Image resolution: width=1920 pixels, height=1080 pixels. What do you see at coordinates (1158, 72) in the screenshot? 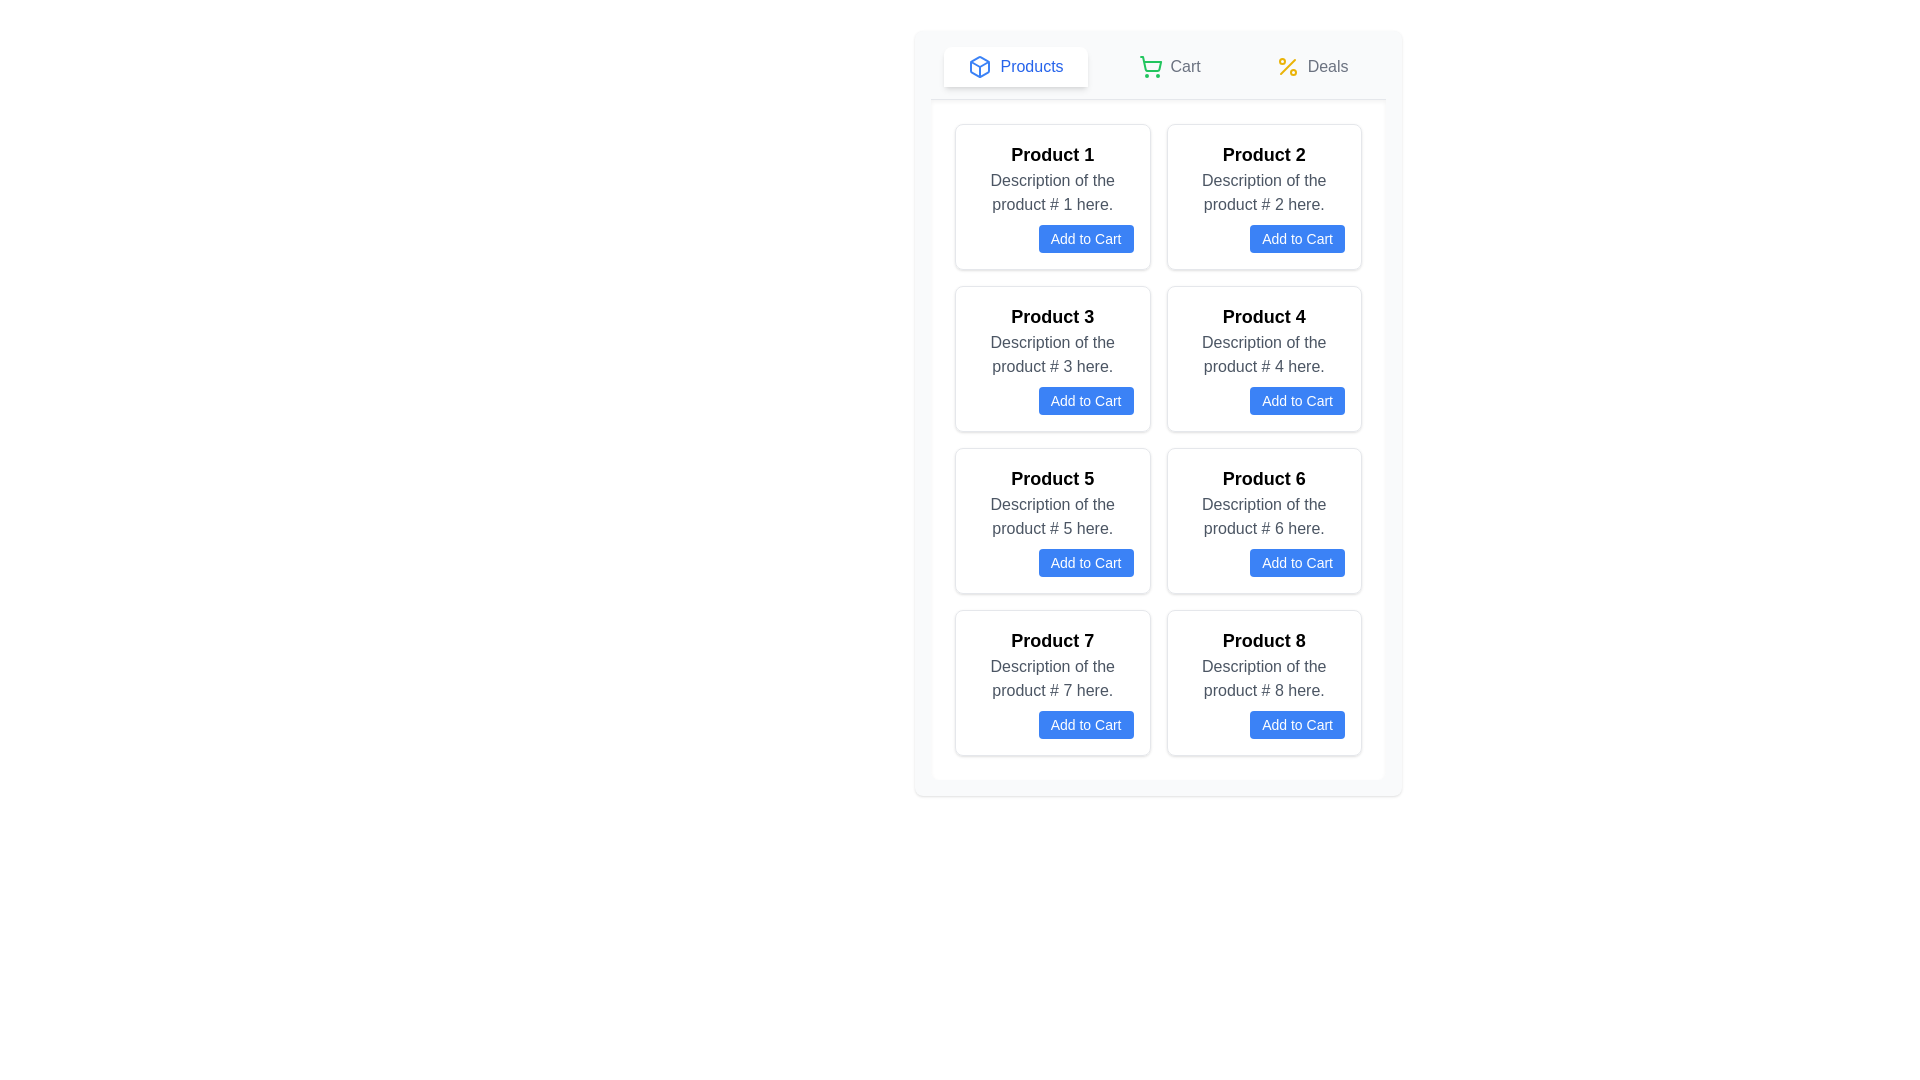
I see `the navigation bar containing the buttons 'Products', 'Cart', and 'Deals'` at bounding box center [1158, 72].